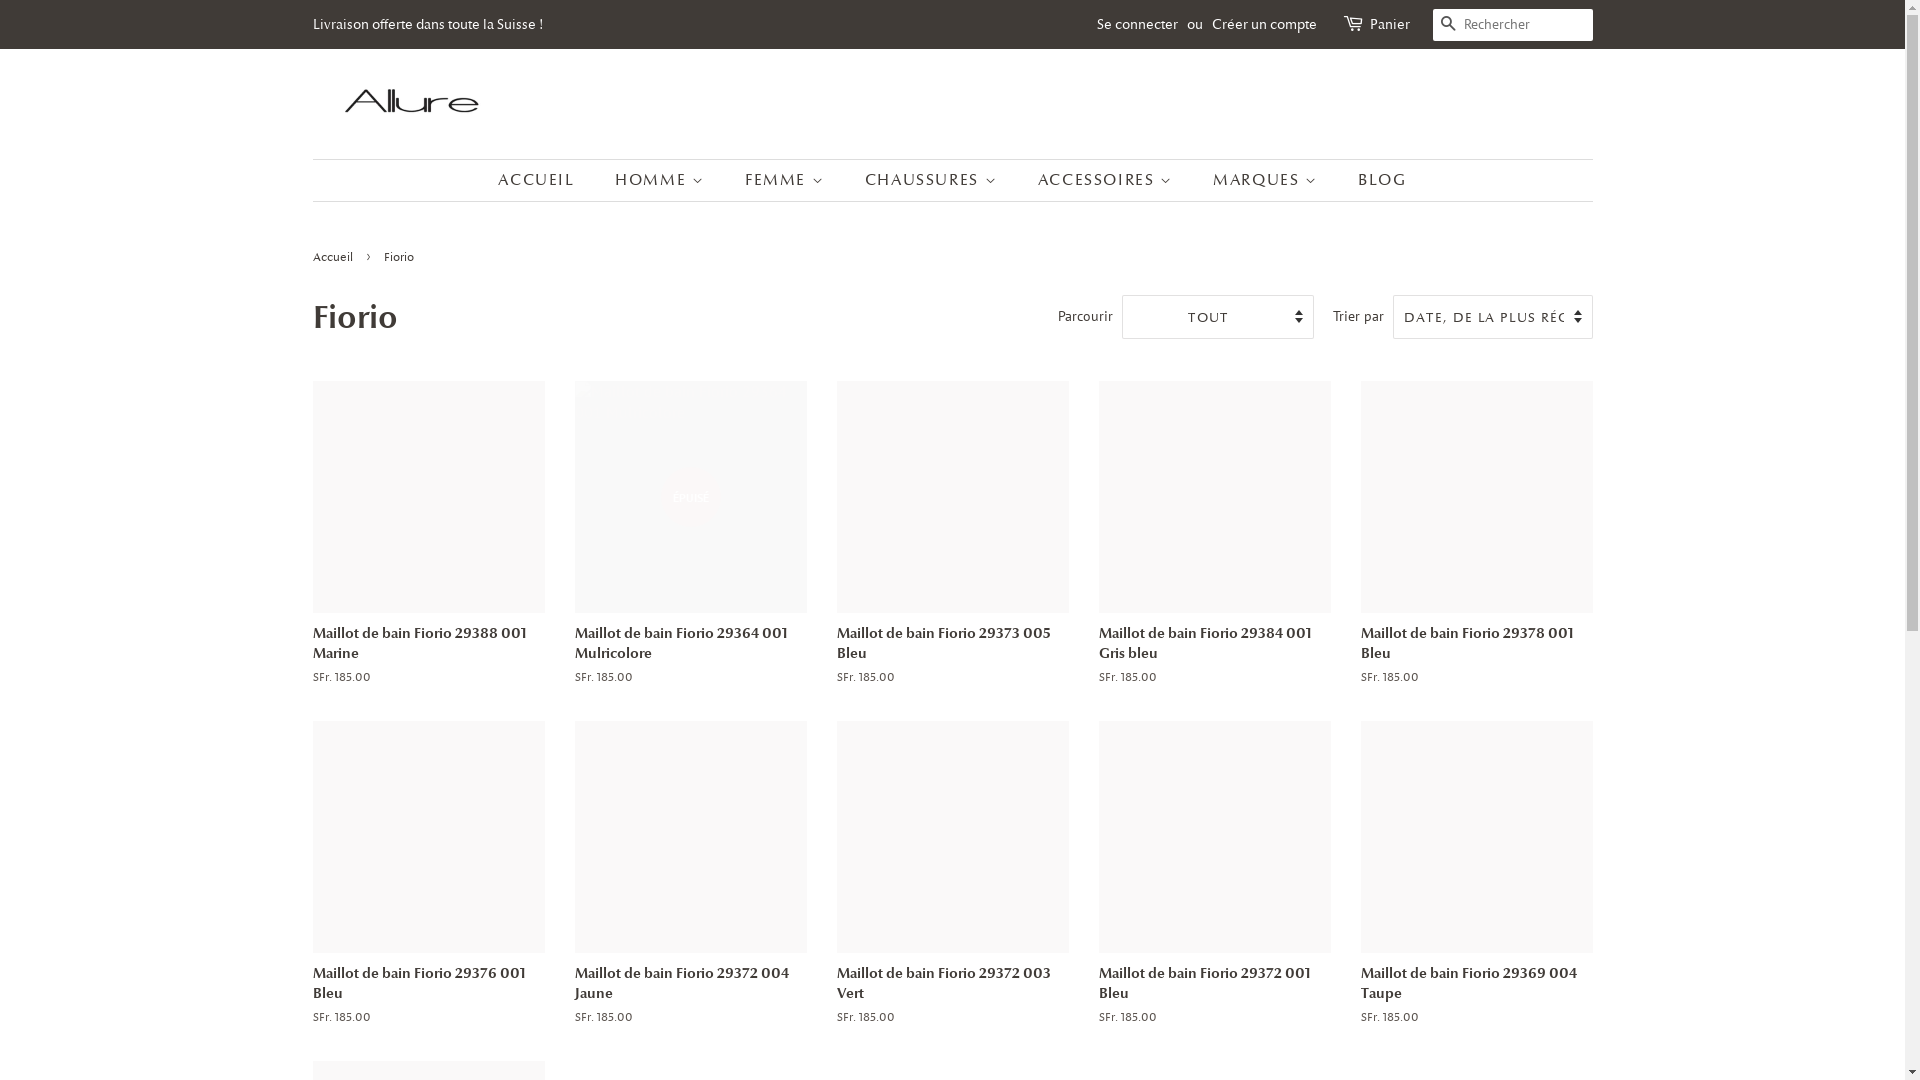  Describe the element at coordinates (1343, 180) in the screenshot. I see `'BLOG'` at that location.